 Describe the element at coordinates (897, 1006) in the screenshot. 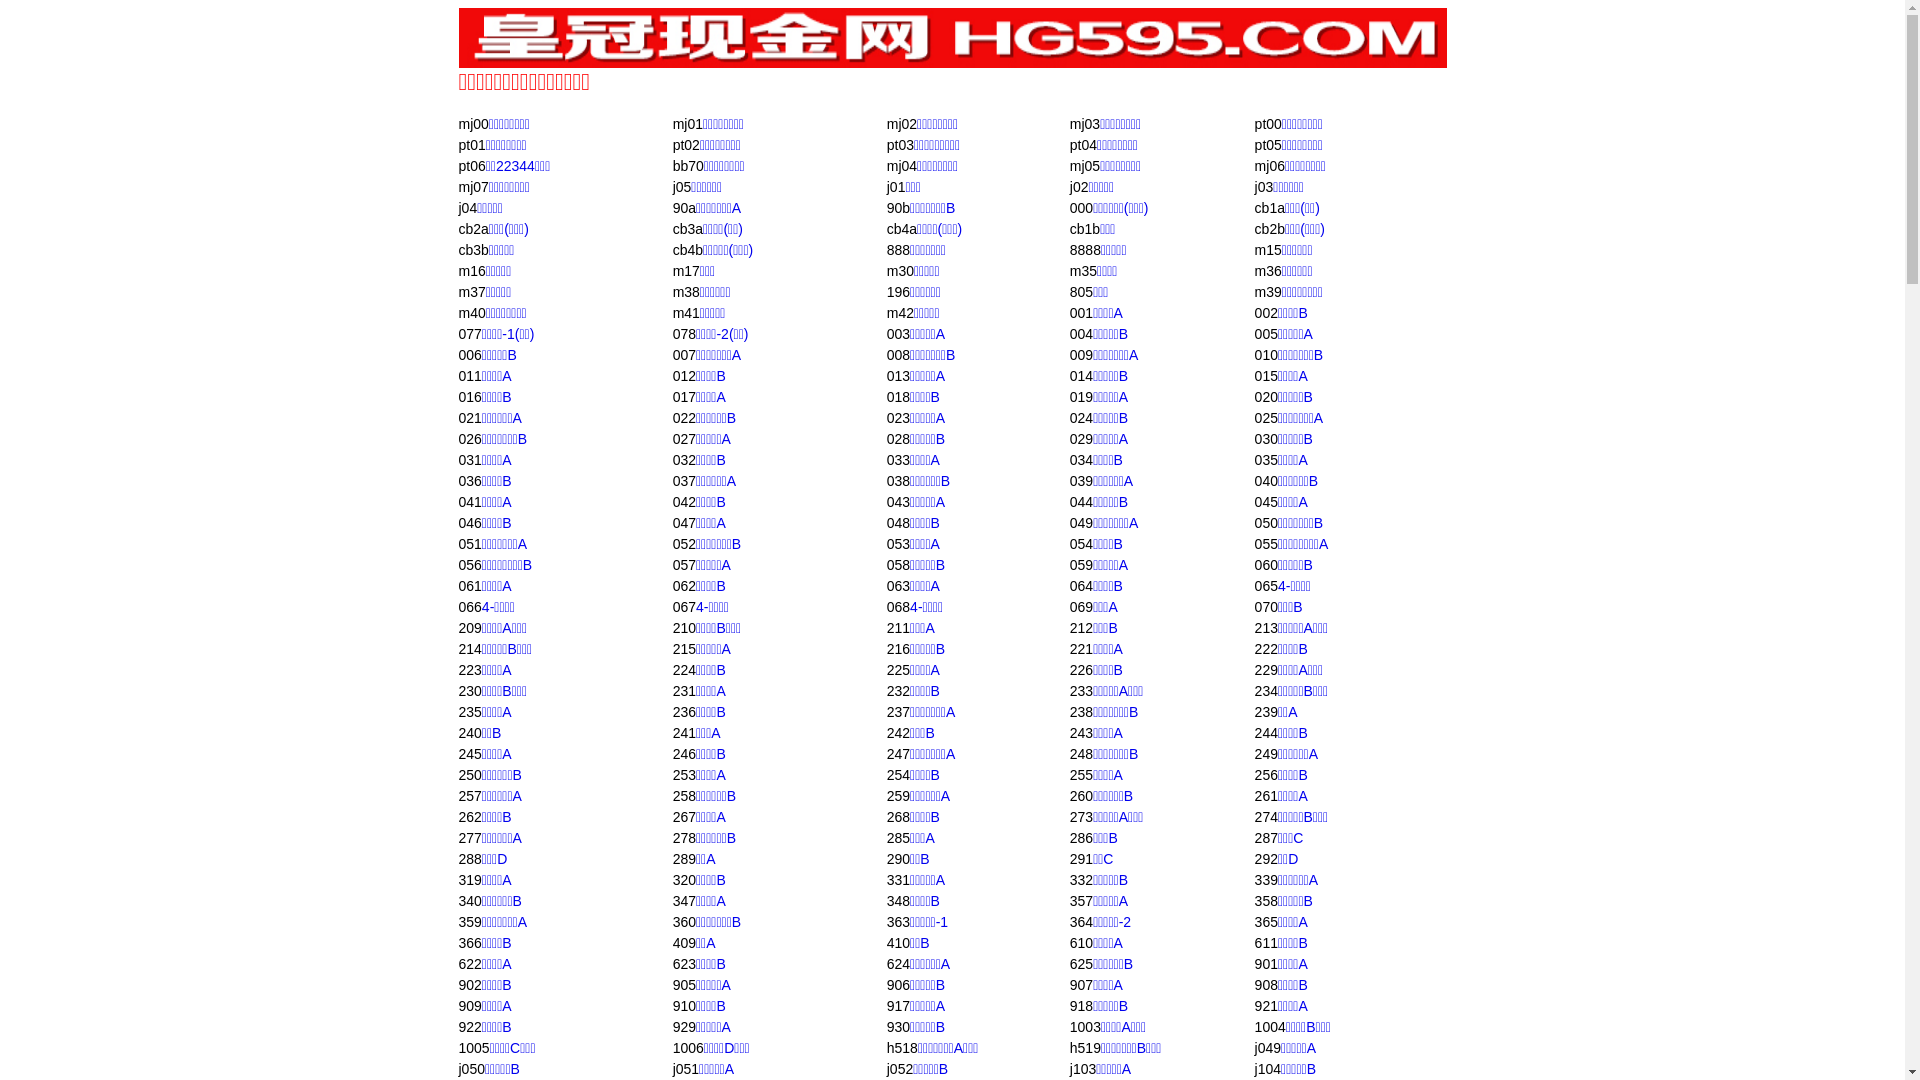

I see `'917'` at that location.